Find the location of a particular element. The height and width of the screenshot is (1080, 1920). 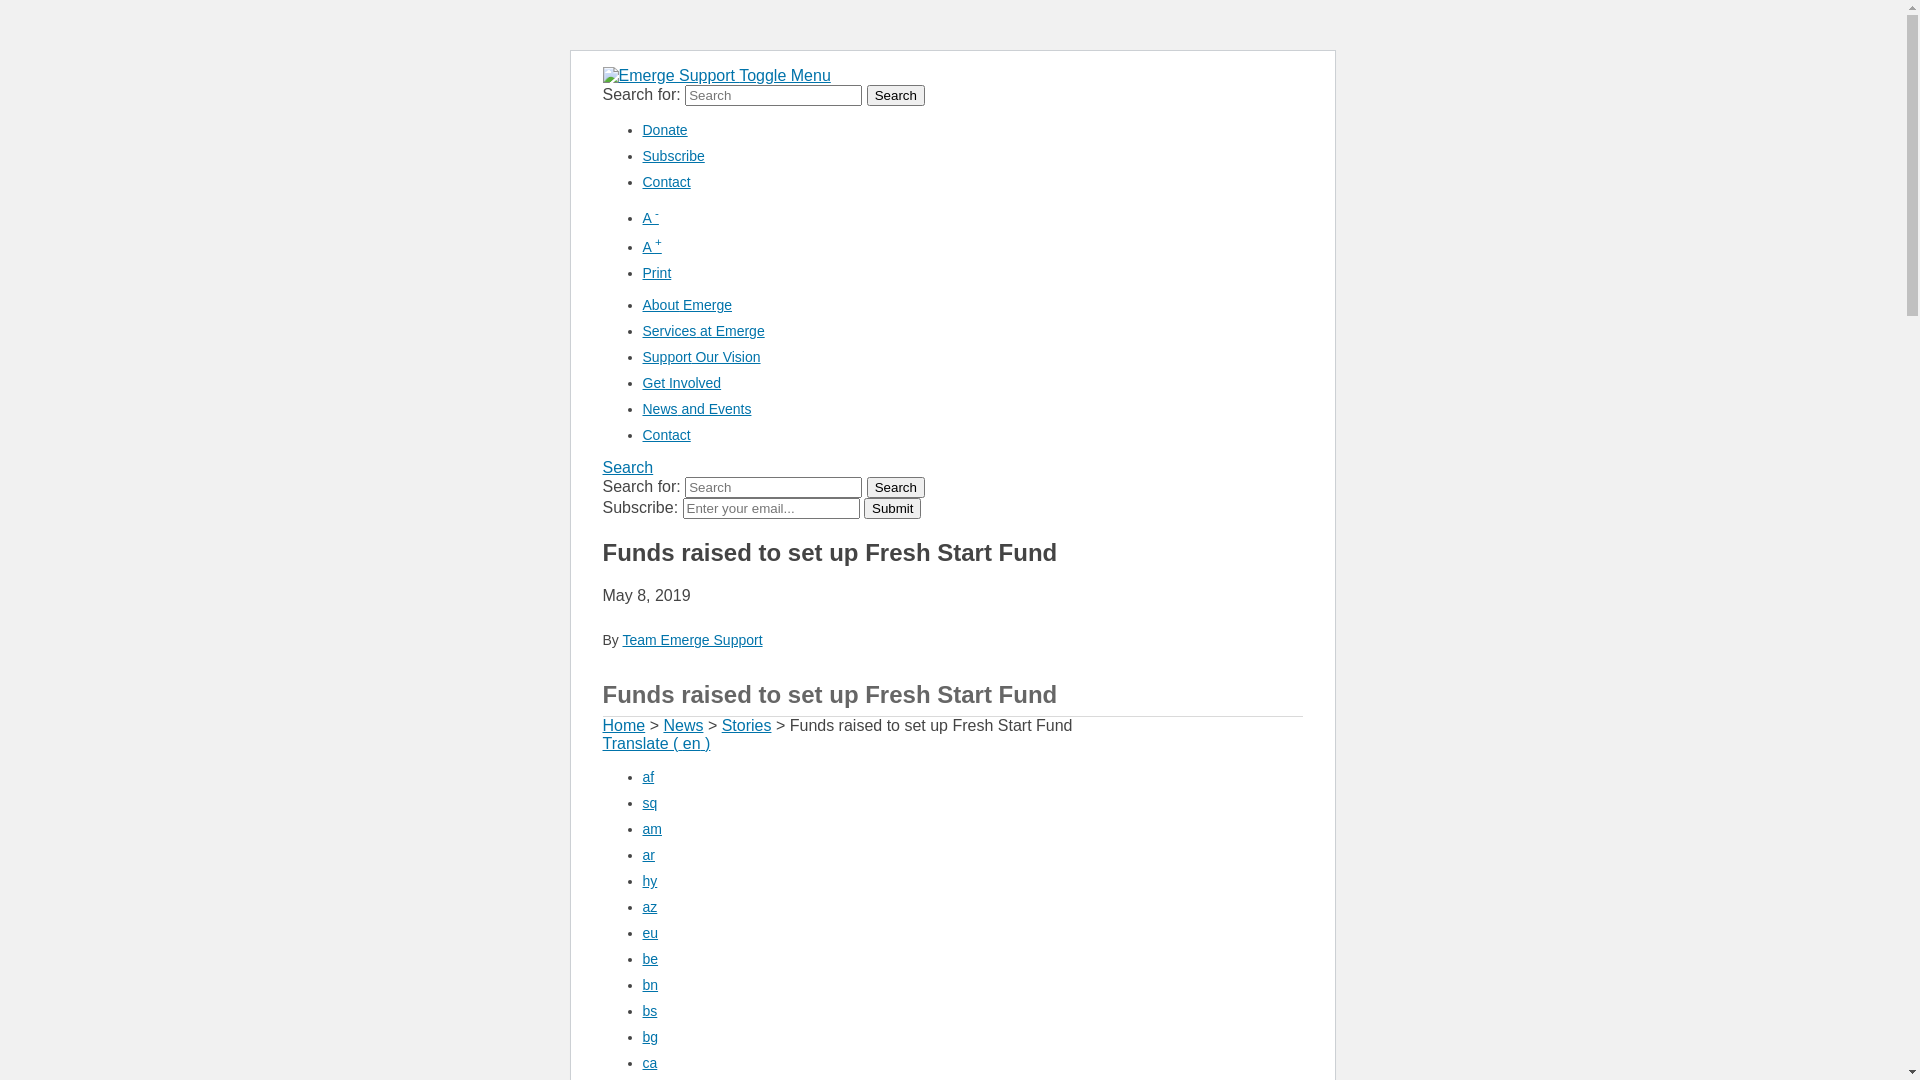

'A -' is located at coordinates (649, 218).